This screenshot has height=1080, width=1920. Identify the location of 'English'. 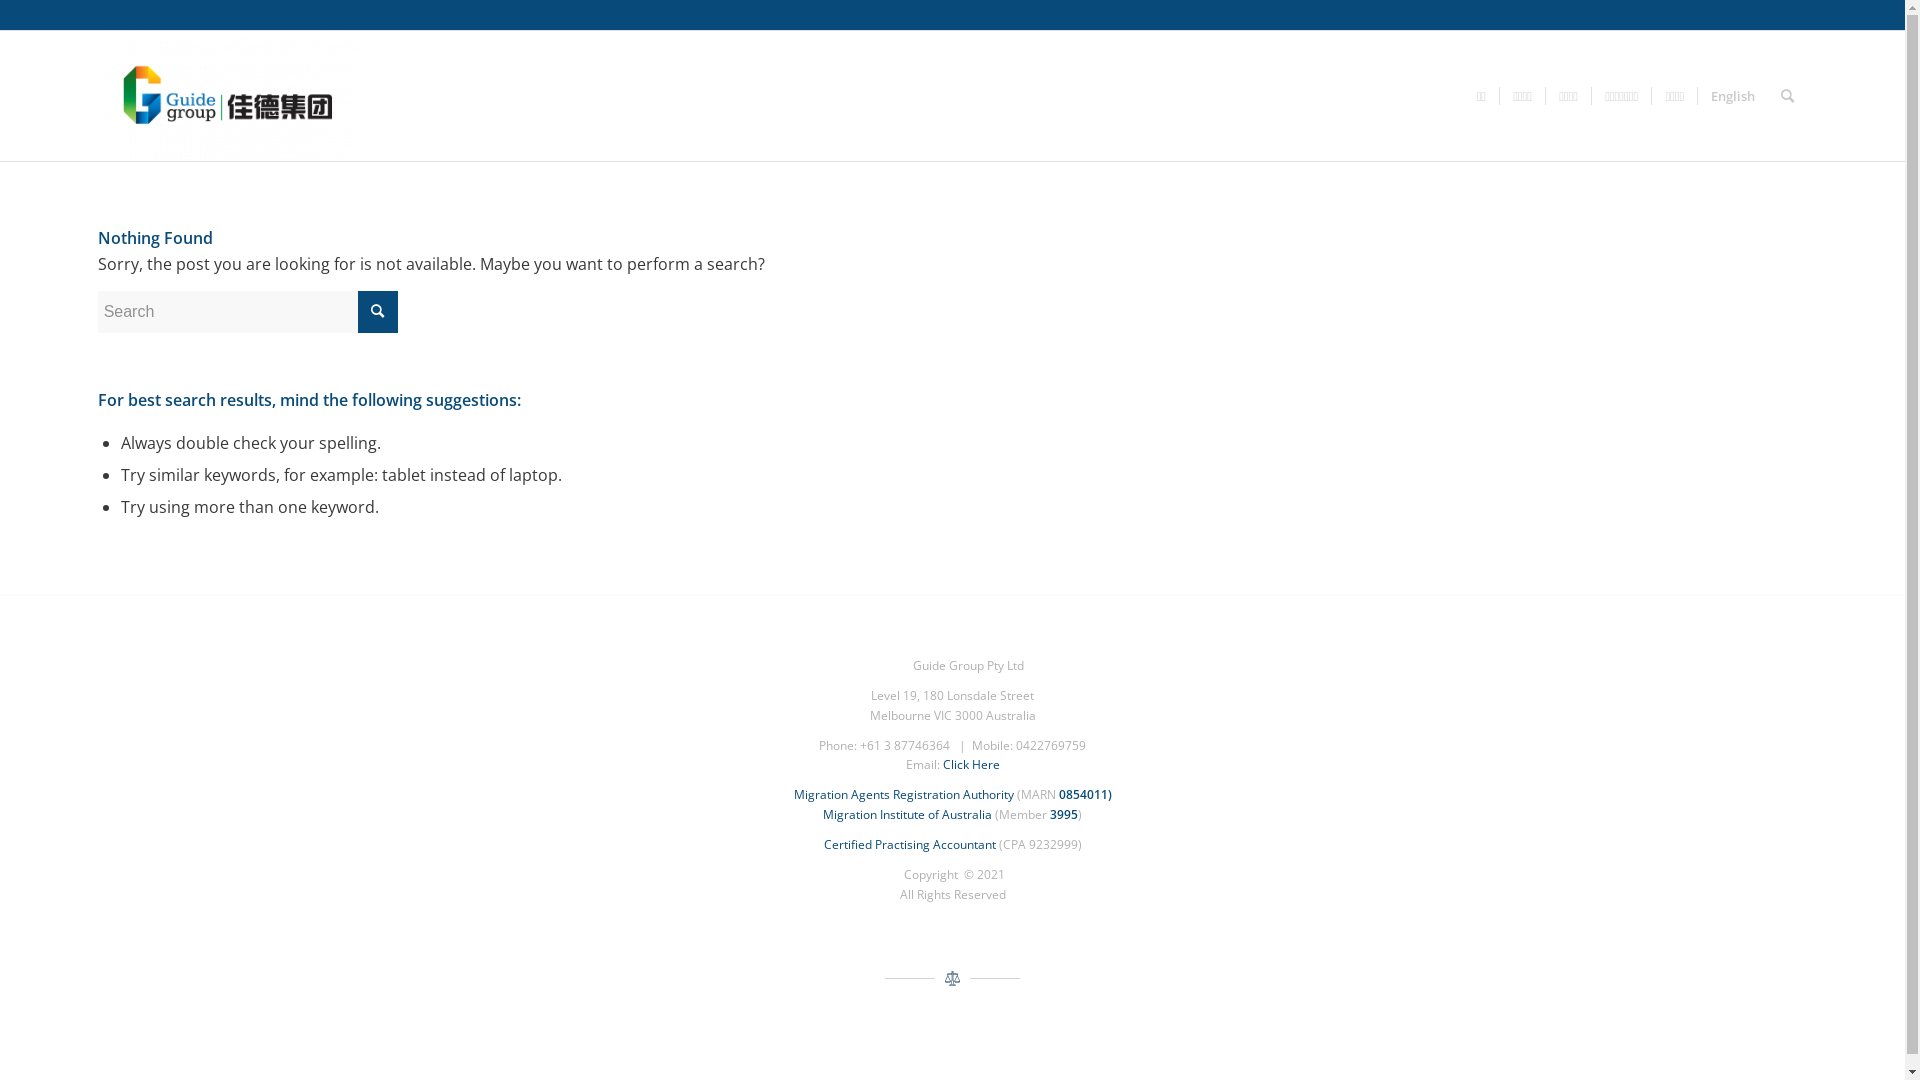
(1731, 96).